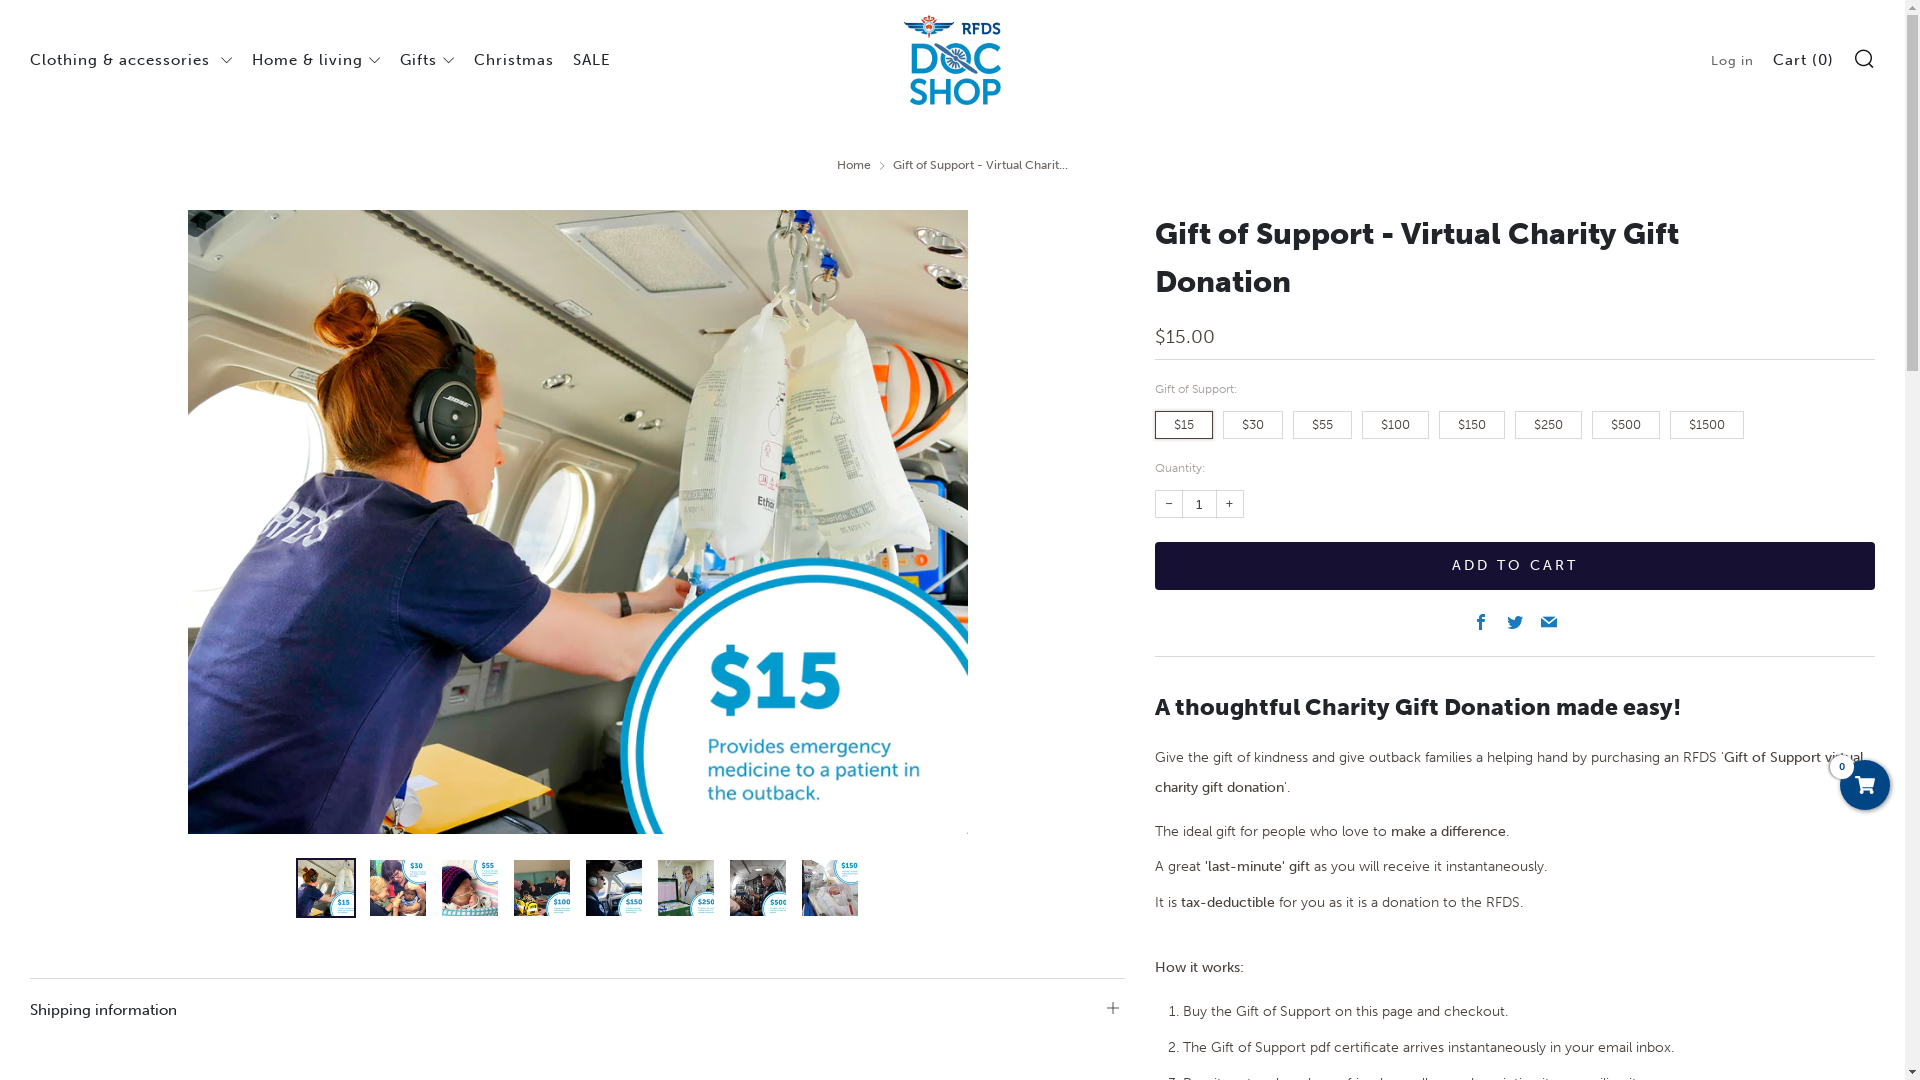 This screenshot has height=1080, width=1920. What do you see at coordinates (1803, 59) in the screenshot?
I see `'Cart (0)'` at bounding box center [1803, 59].